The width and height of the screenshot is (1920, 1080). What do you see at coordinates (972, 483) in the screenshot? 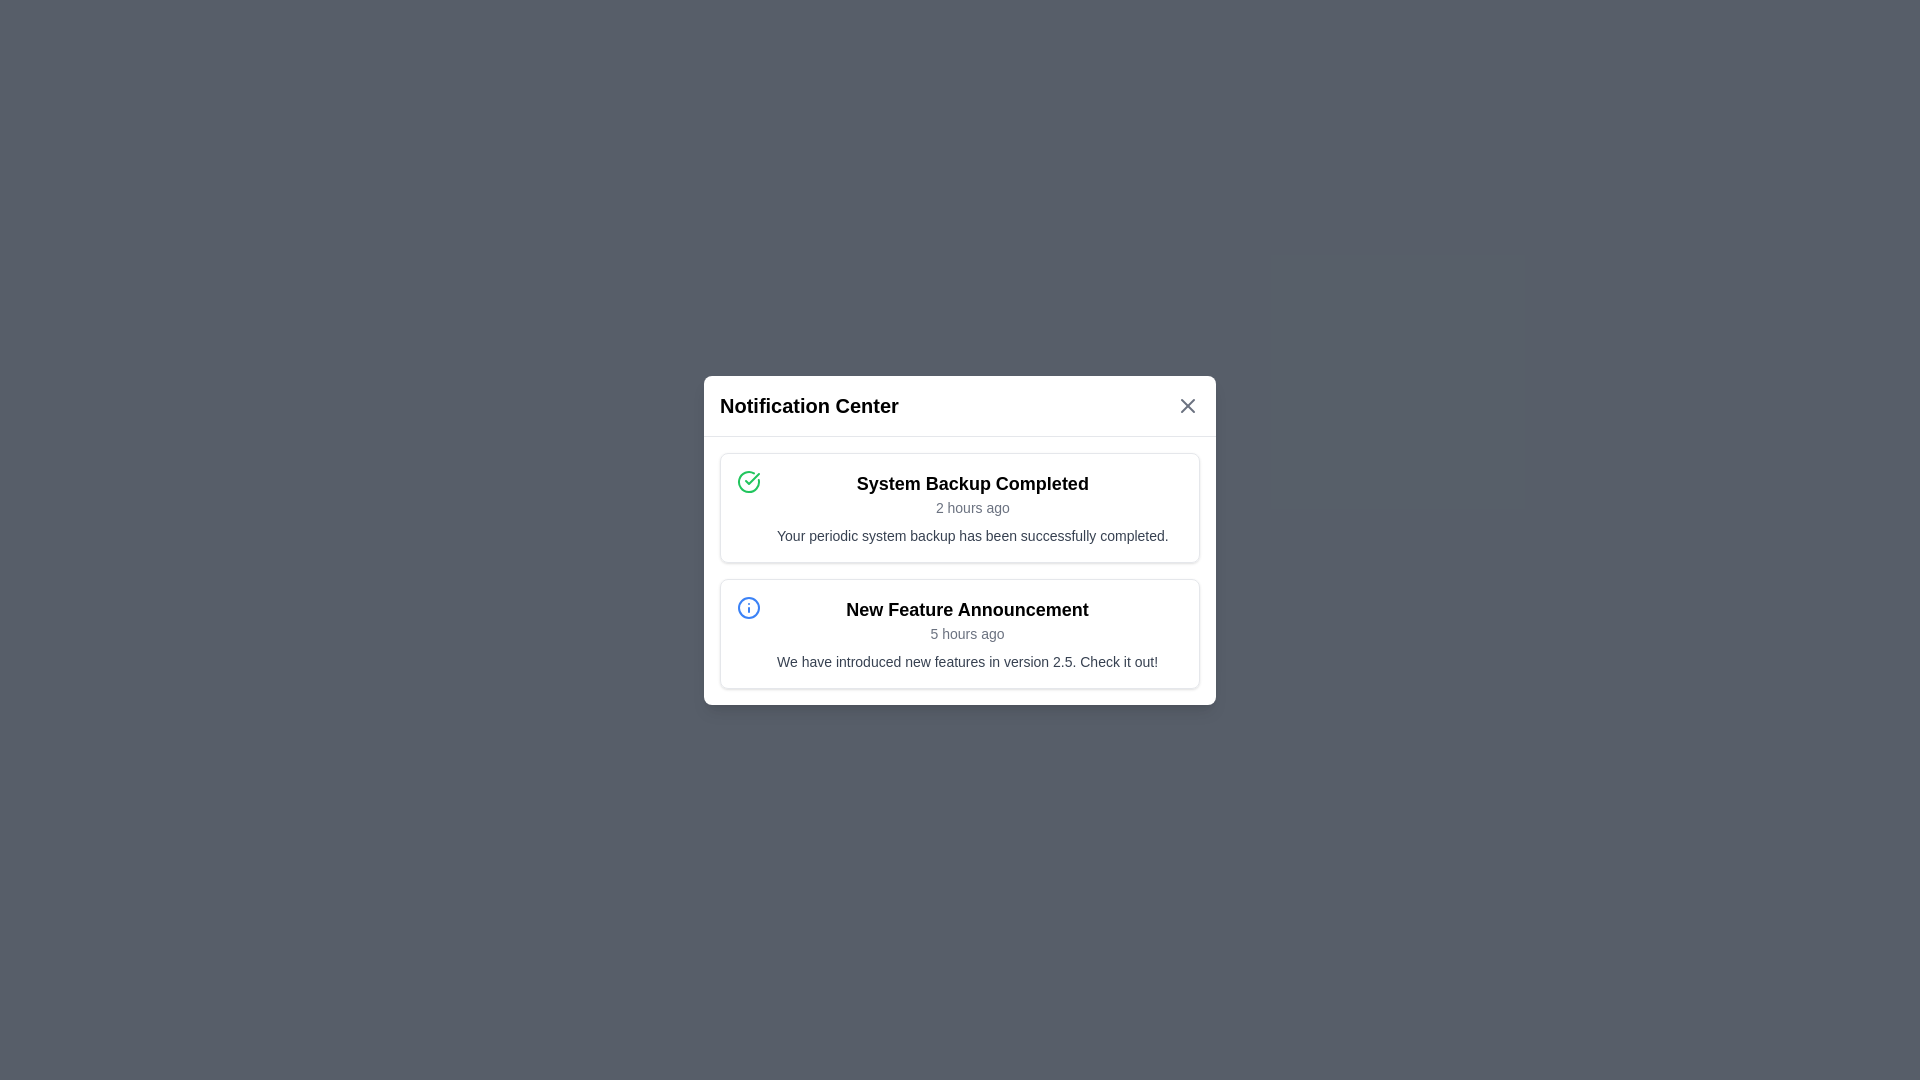
I see `text content of the element displaying 'System Backup Completed', which is styled in bold and larger font within a white notification card` at bounding box center [972, 483].